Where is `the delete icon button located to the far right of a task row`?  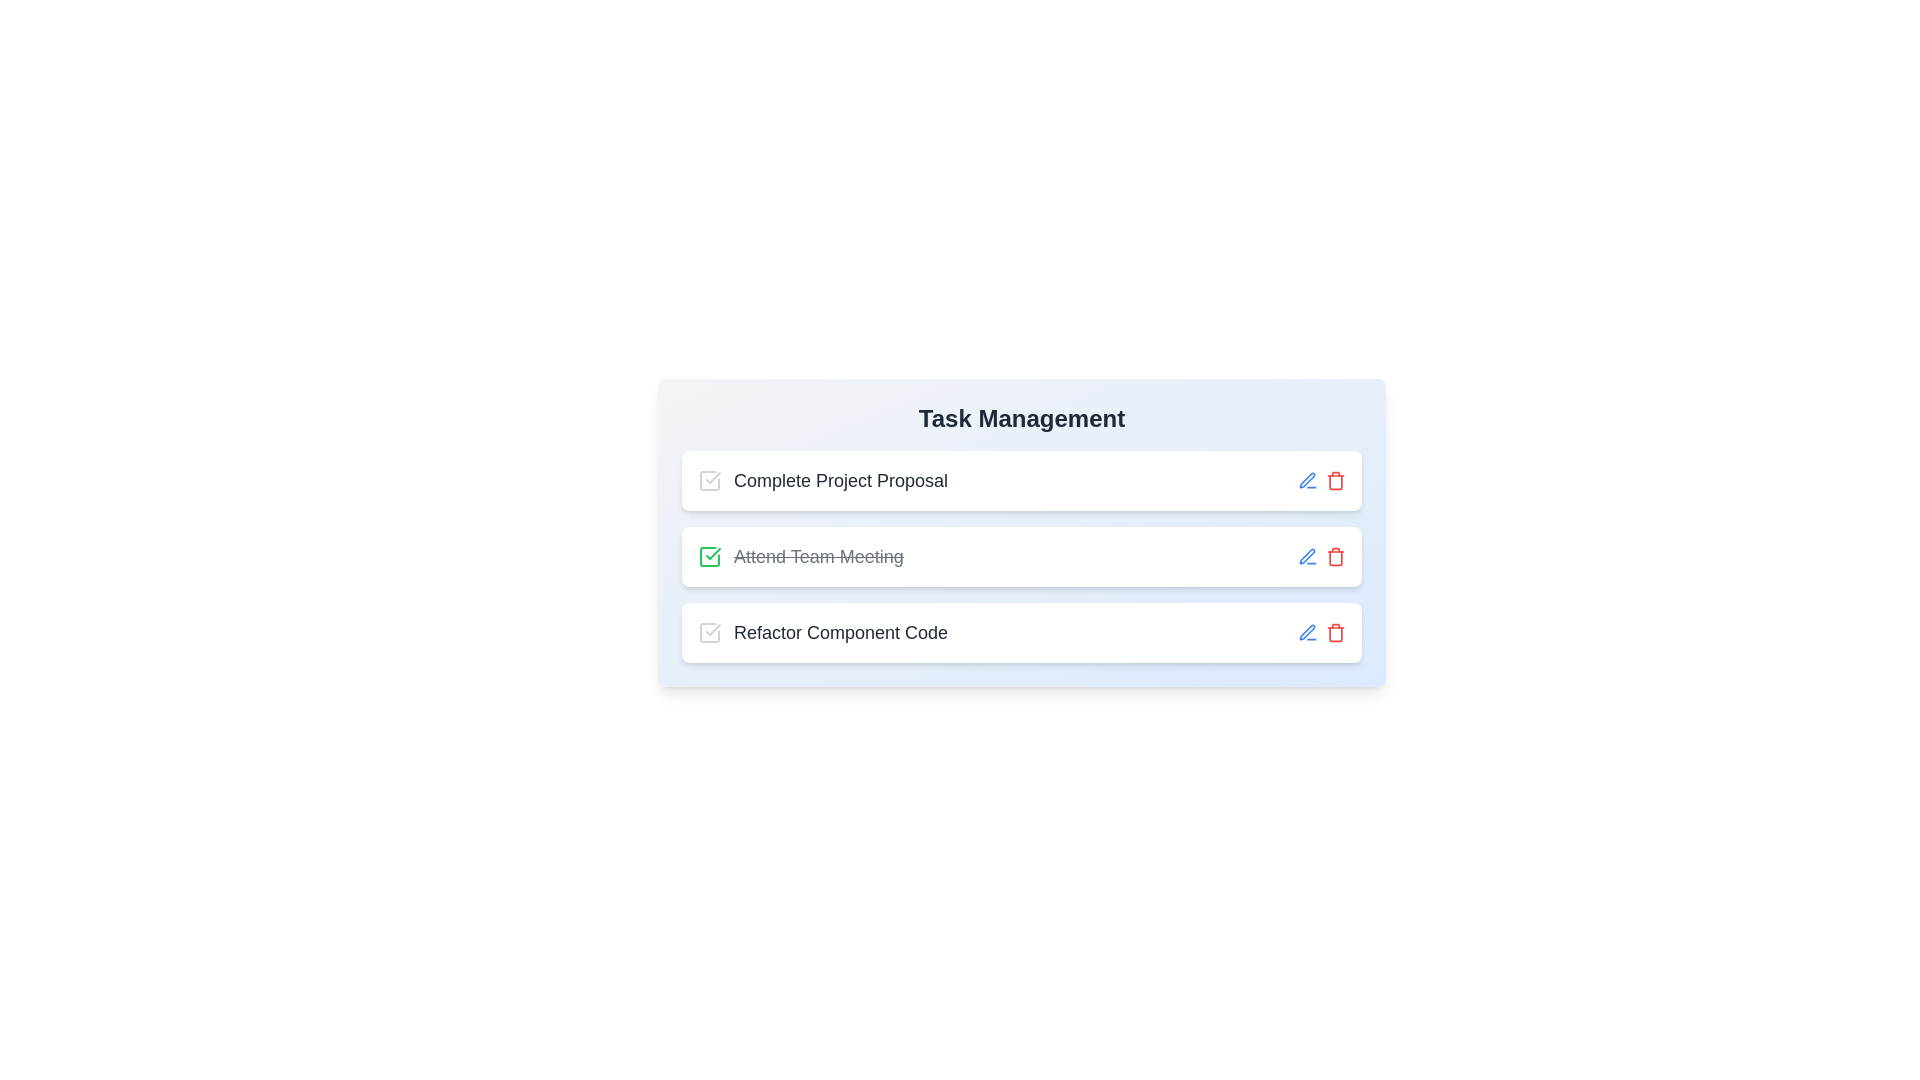
the delete icon button located to the far right of a task row is located at coordinates (1335, 632).